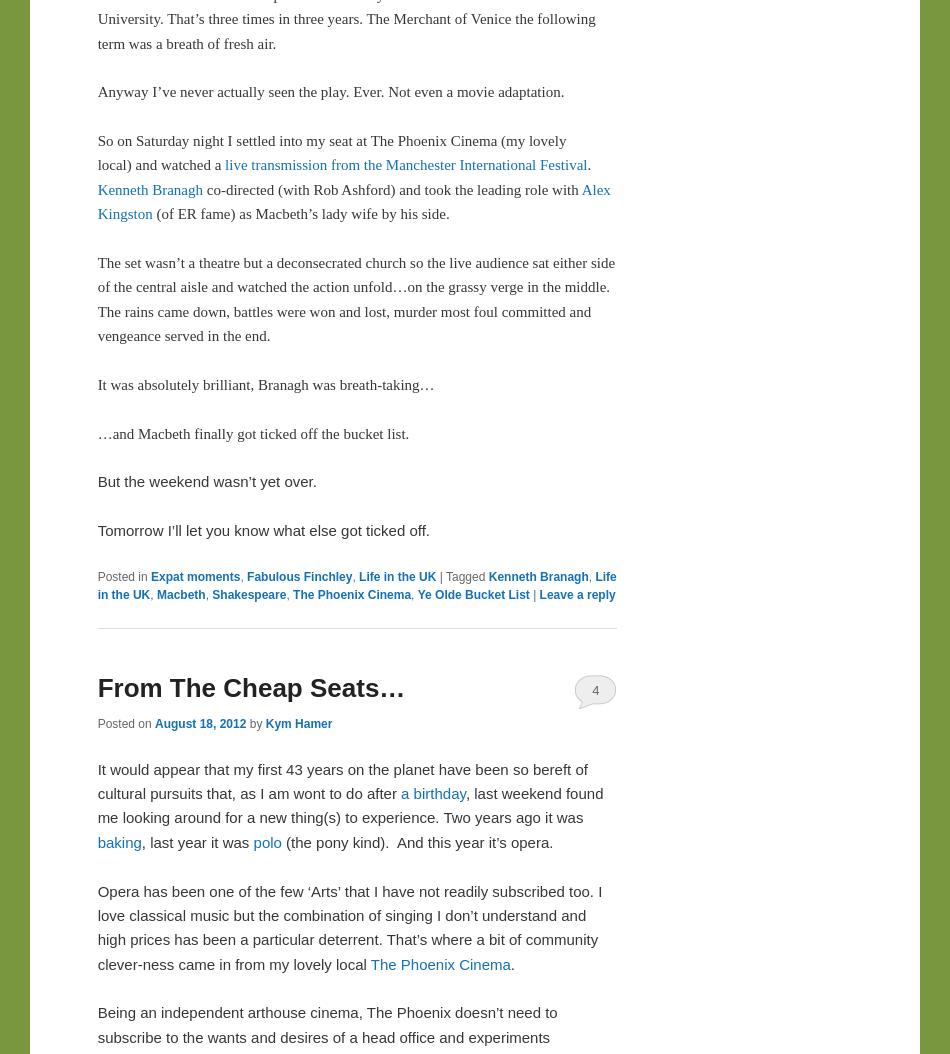 This screenshot has width=950, height=1054. What do you see at coordinates (263, 840) in the screenshot?
I see `'polo'` at bounding box center [263, 840].